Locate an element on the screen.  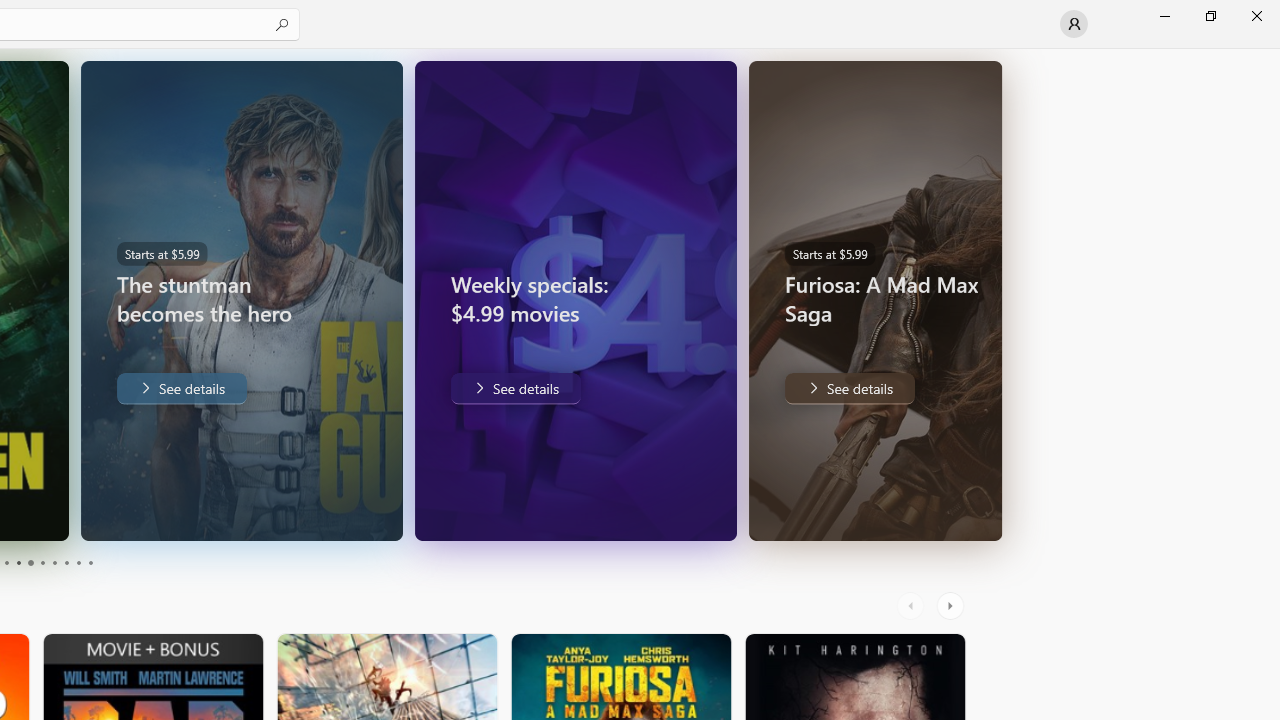
'Close Microsoft Store' is located at coordinates (1255, 15).